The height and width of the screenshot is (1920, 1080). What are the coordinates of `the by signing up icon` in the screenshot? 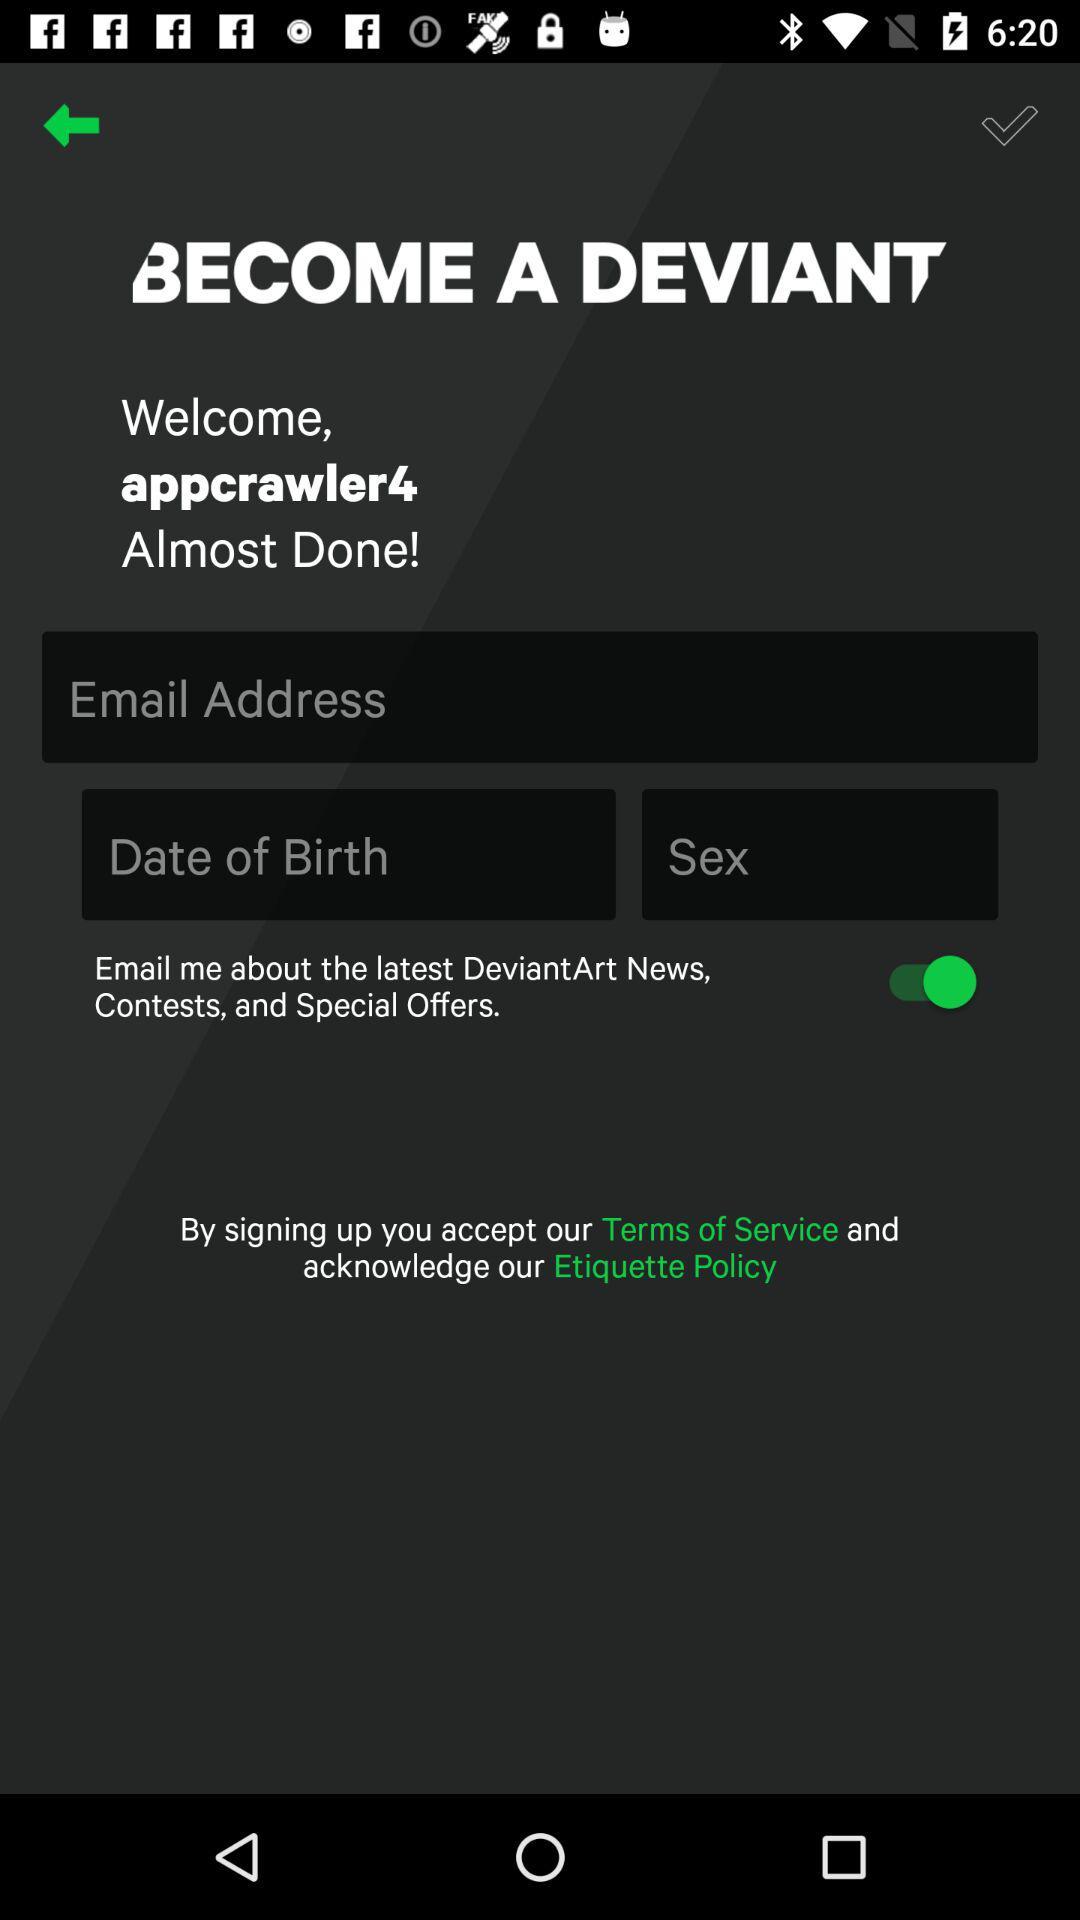 It's located at (540, 1245).